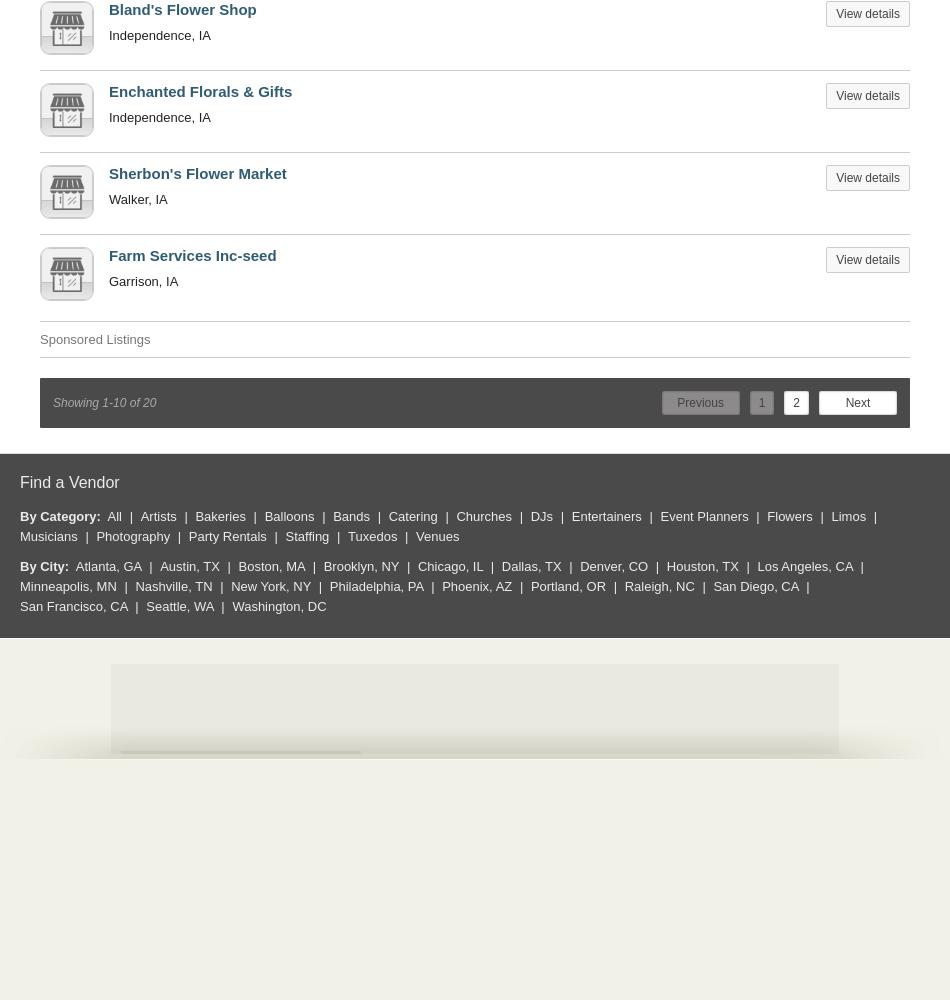 Image resolution: width=950 pixels, height=1000 pixels. I want to click on 'Seattle, WA', so click(179, 604).